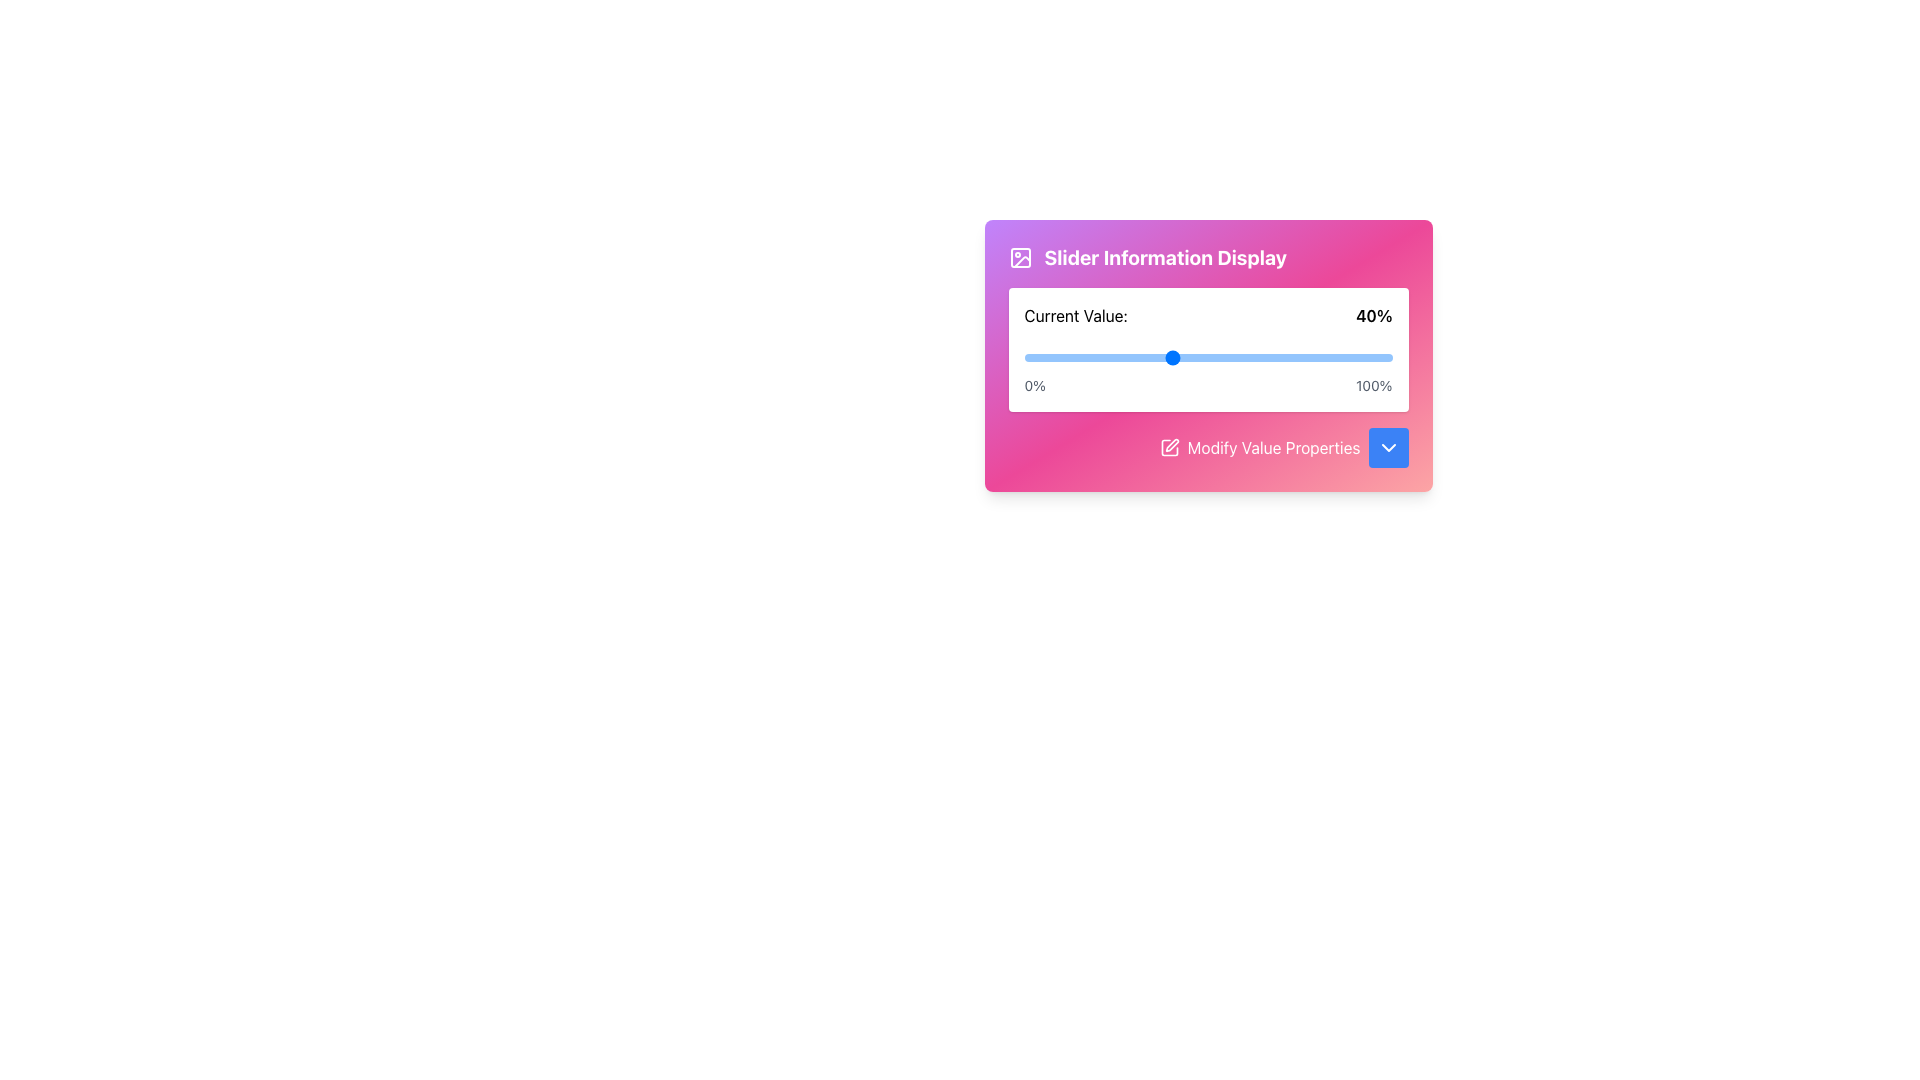  What do you see at coordinates (1169, 446) in the screenshot?
I see `the edit icon located in the footer area of the card, adjacent to the 'Modify Value Properties' label, to initiate editing` at bounding box center [1169, 446].